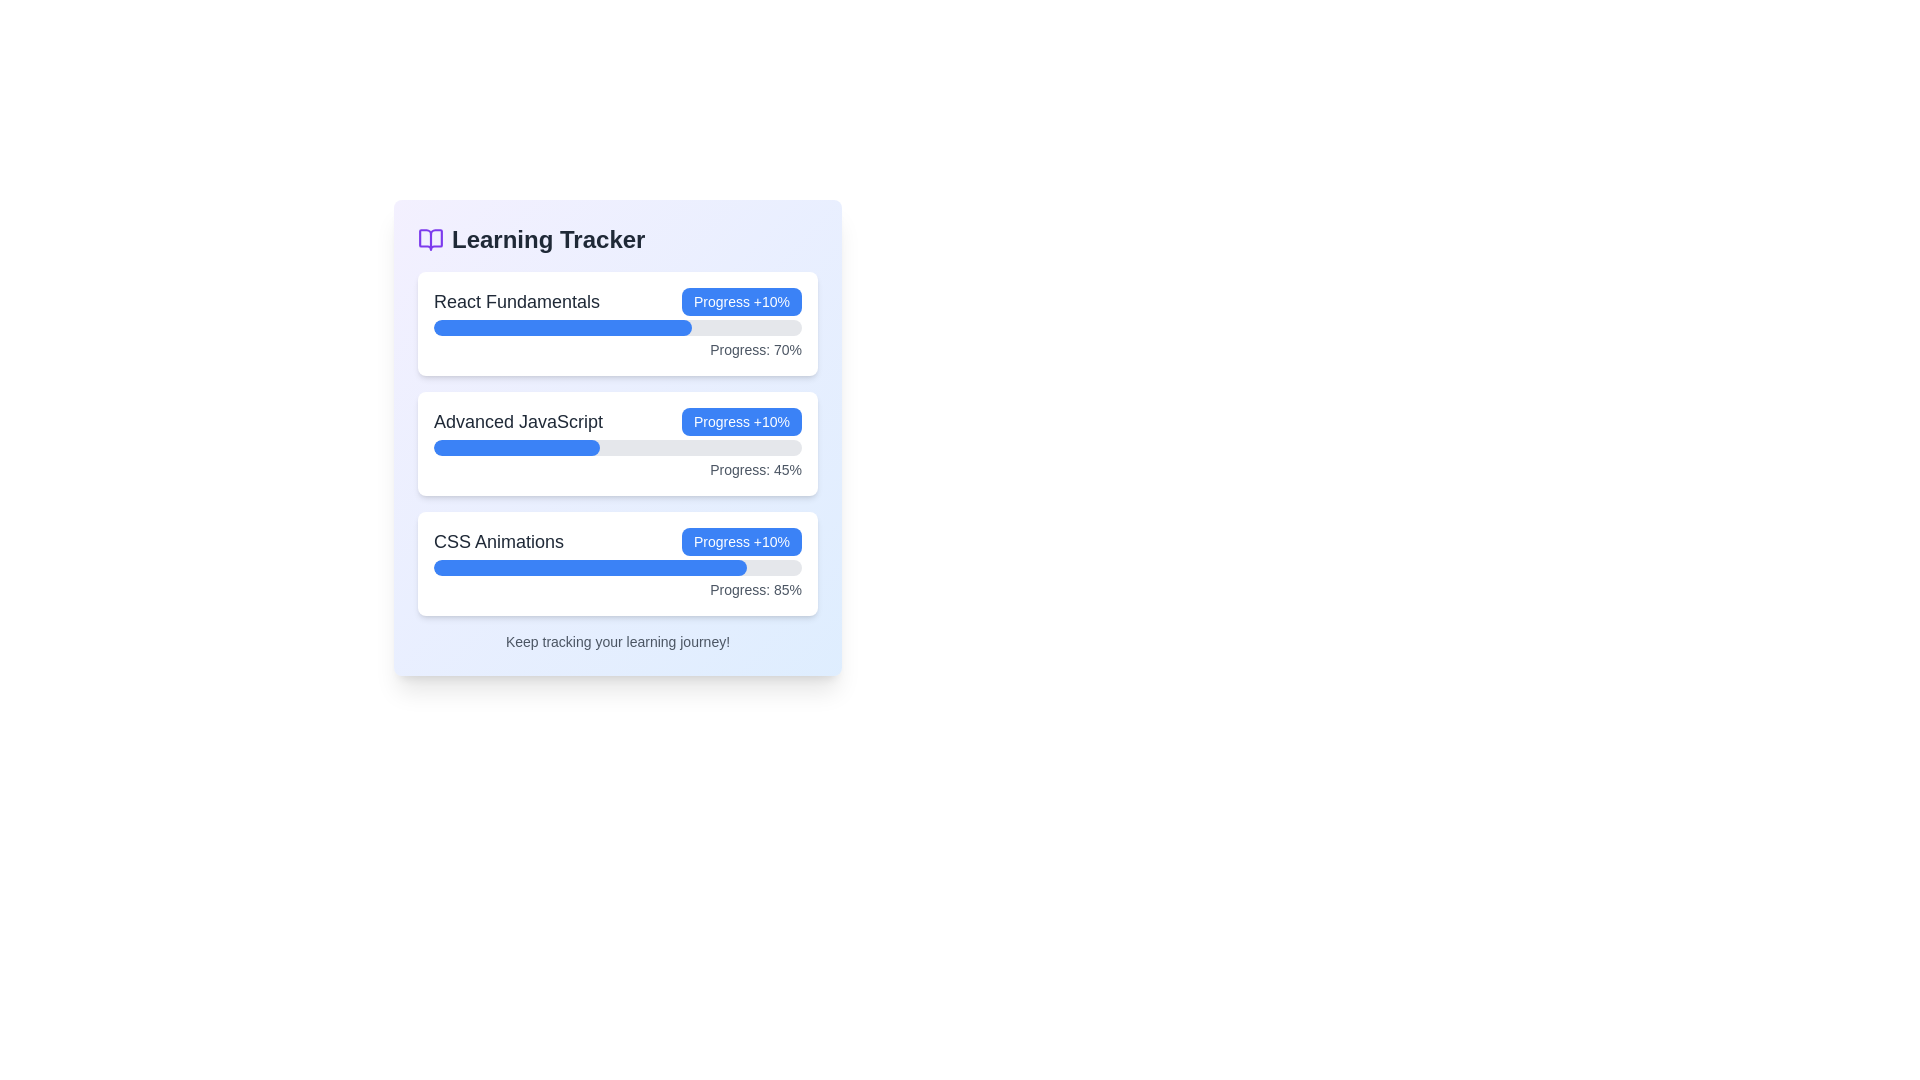 The width and height of the screenshot is (1920, 1080). Describe the element at coordinates (617, 238) in the screenshot. I see `the header title element with an embedded icon` at that location.